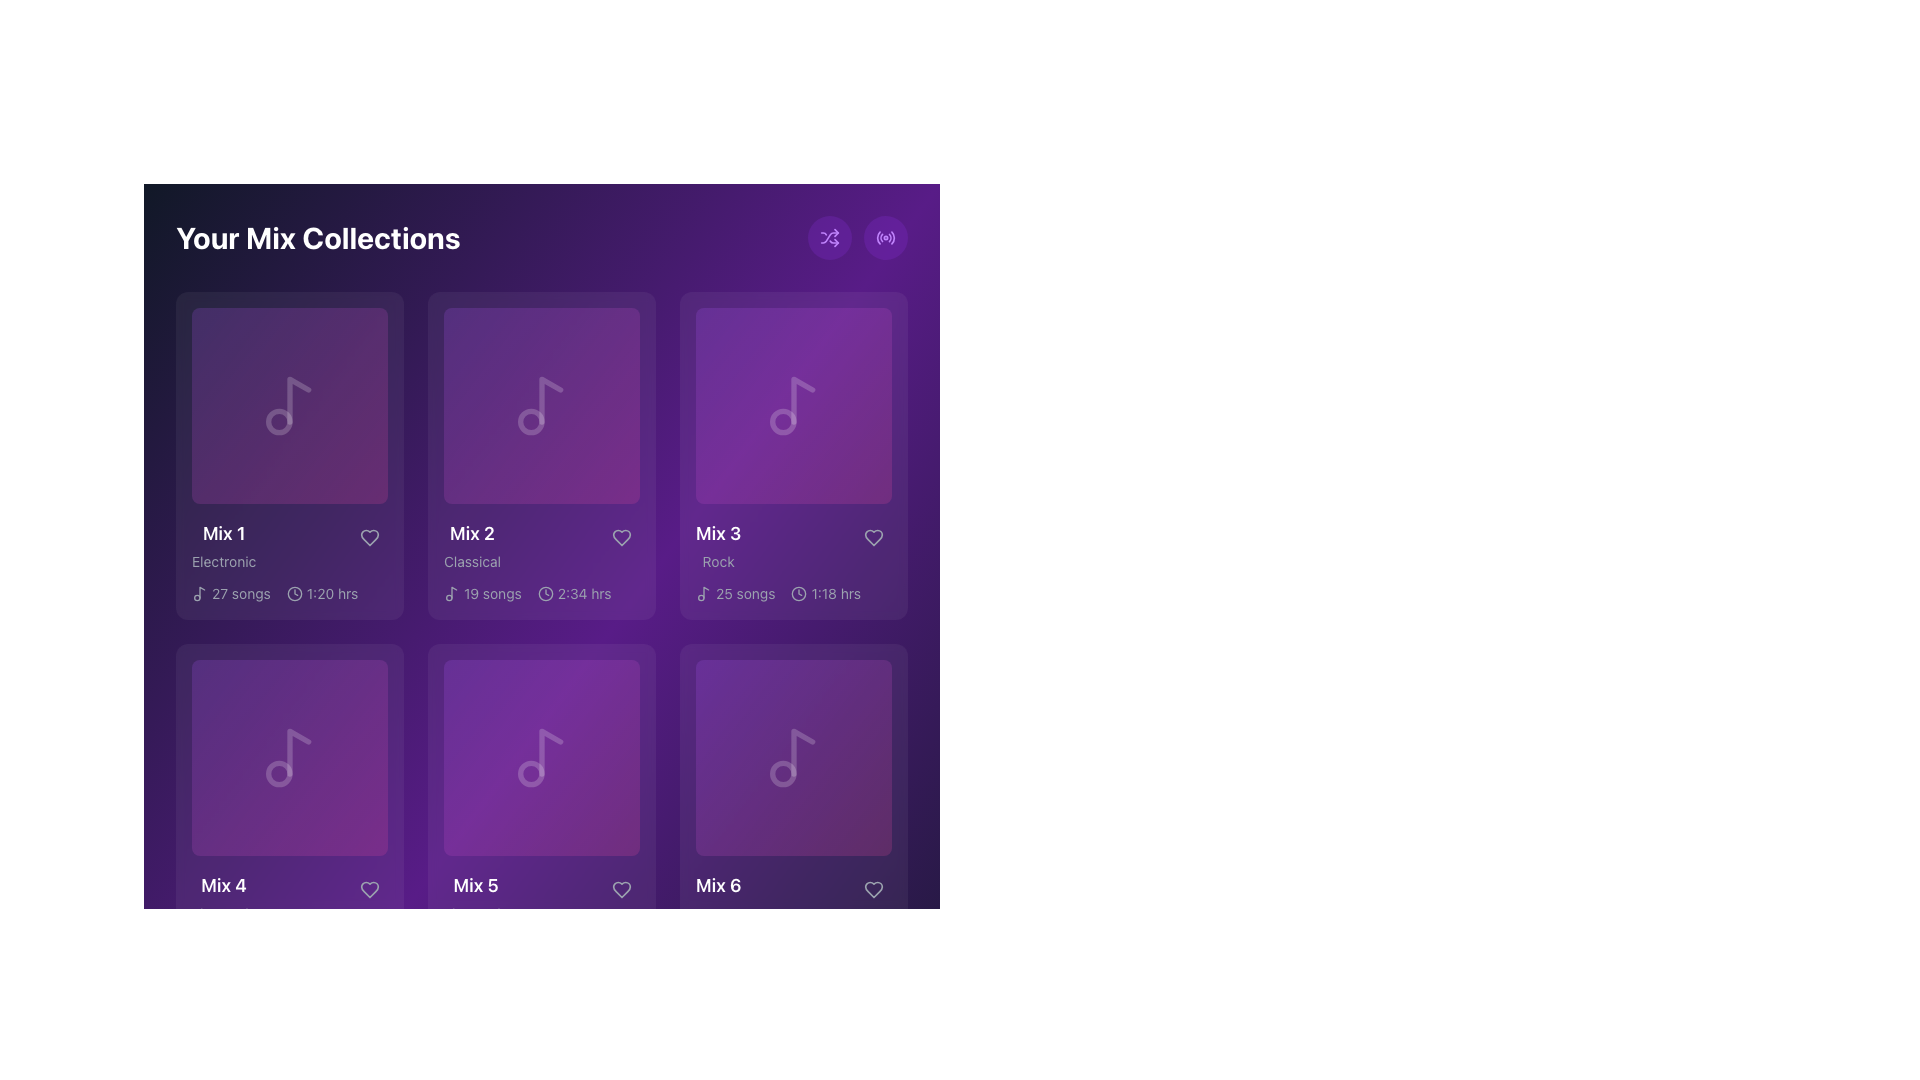  What do you see at coordinates (792, 405) in the screenshot?
I see `the clickable card representing a music collection located in the second row and third column` at bounding box center [792, 405].